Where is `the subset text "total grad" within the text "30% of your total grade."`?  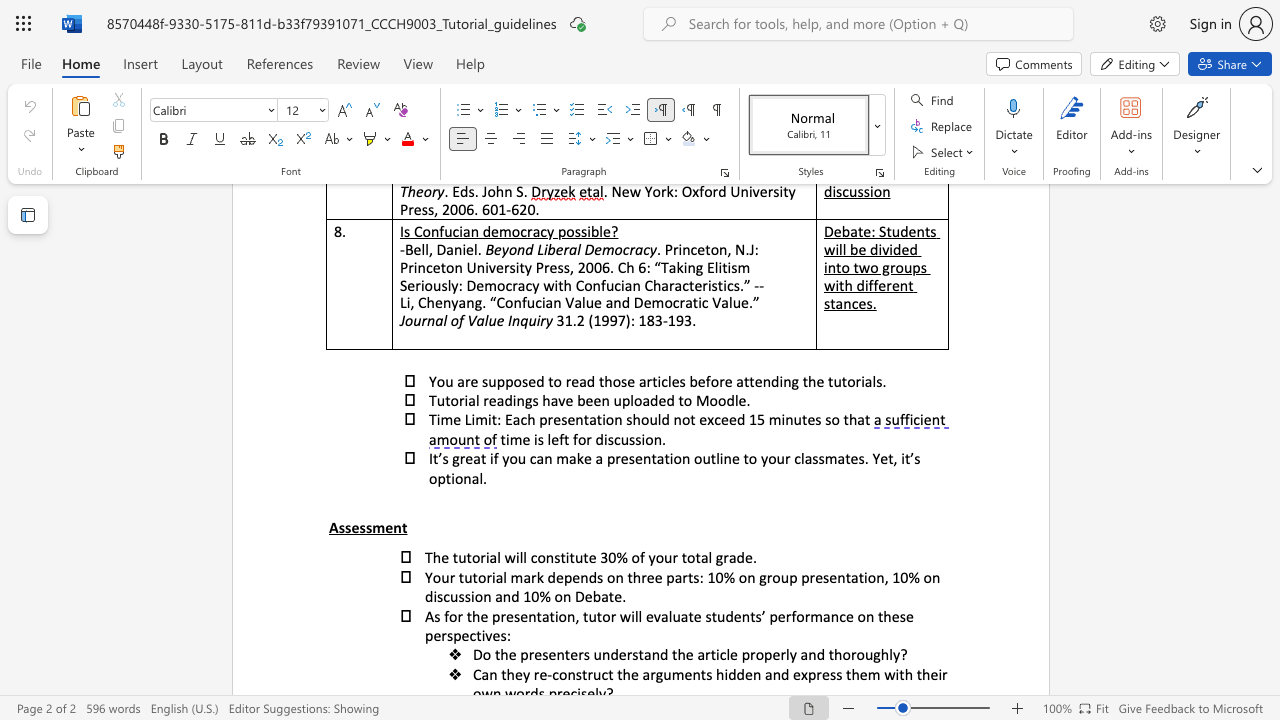 the subset text "total grad" within the text "30% of your total grade." is located at coordinates (681, 557).